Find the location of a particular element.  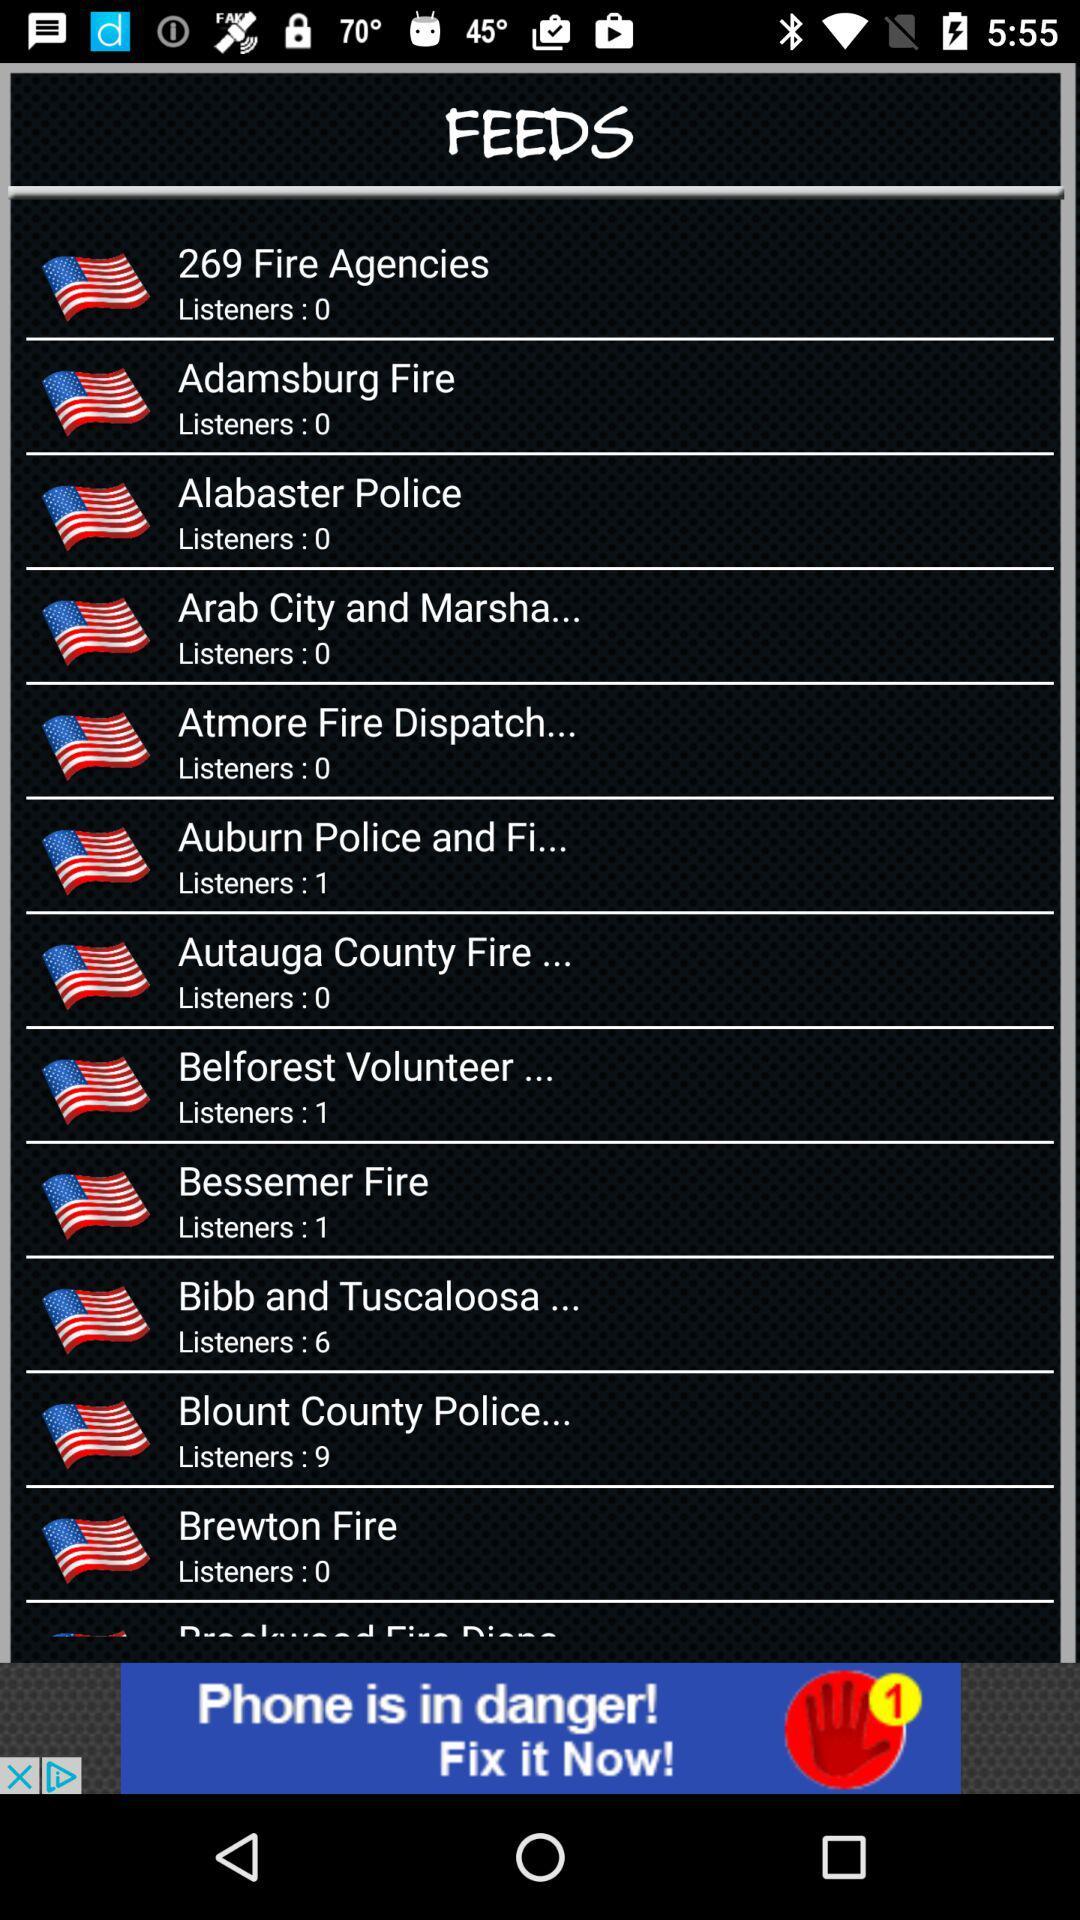

advertisement for virus scan for phone is located at coordinates (540, 1727).